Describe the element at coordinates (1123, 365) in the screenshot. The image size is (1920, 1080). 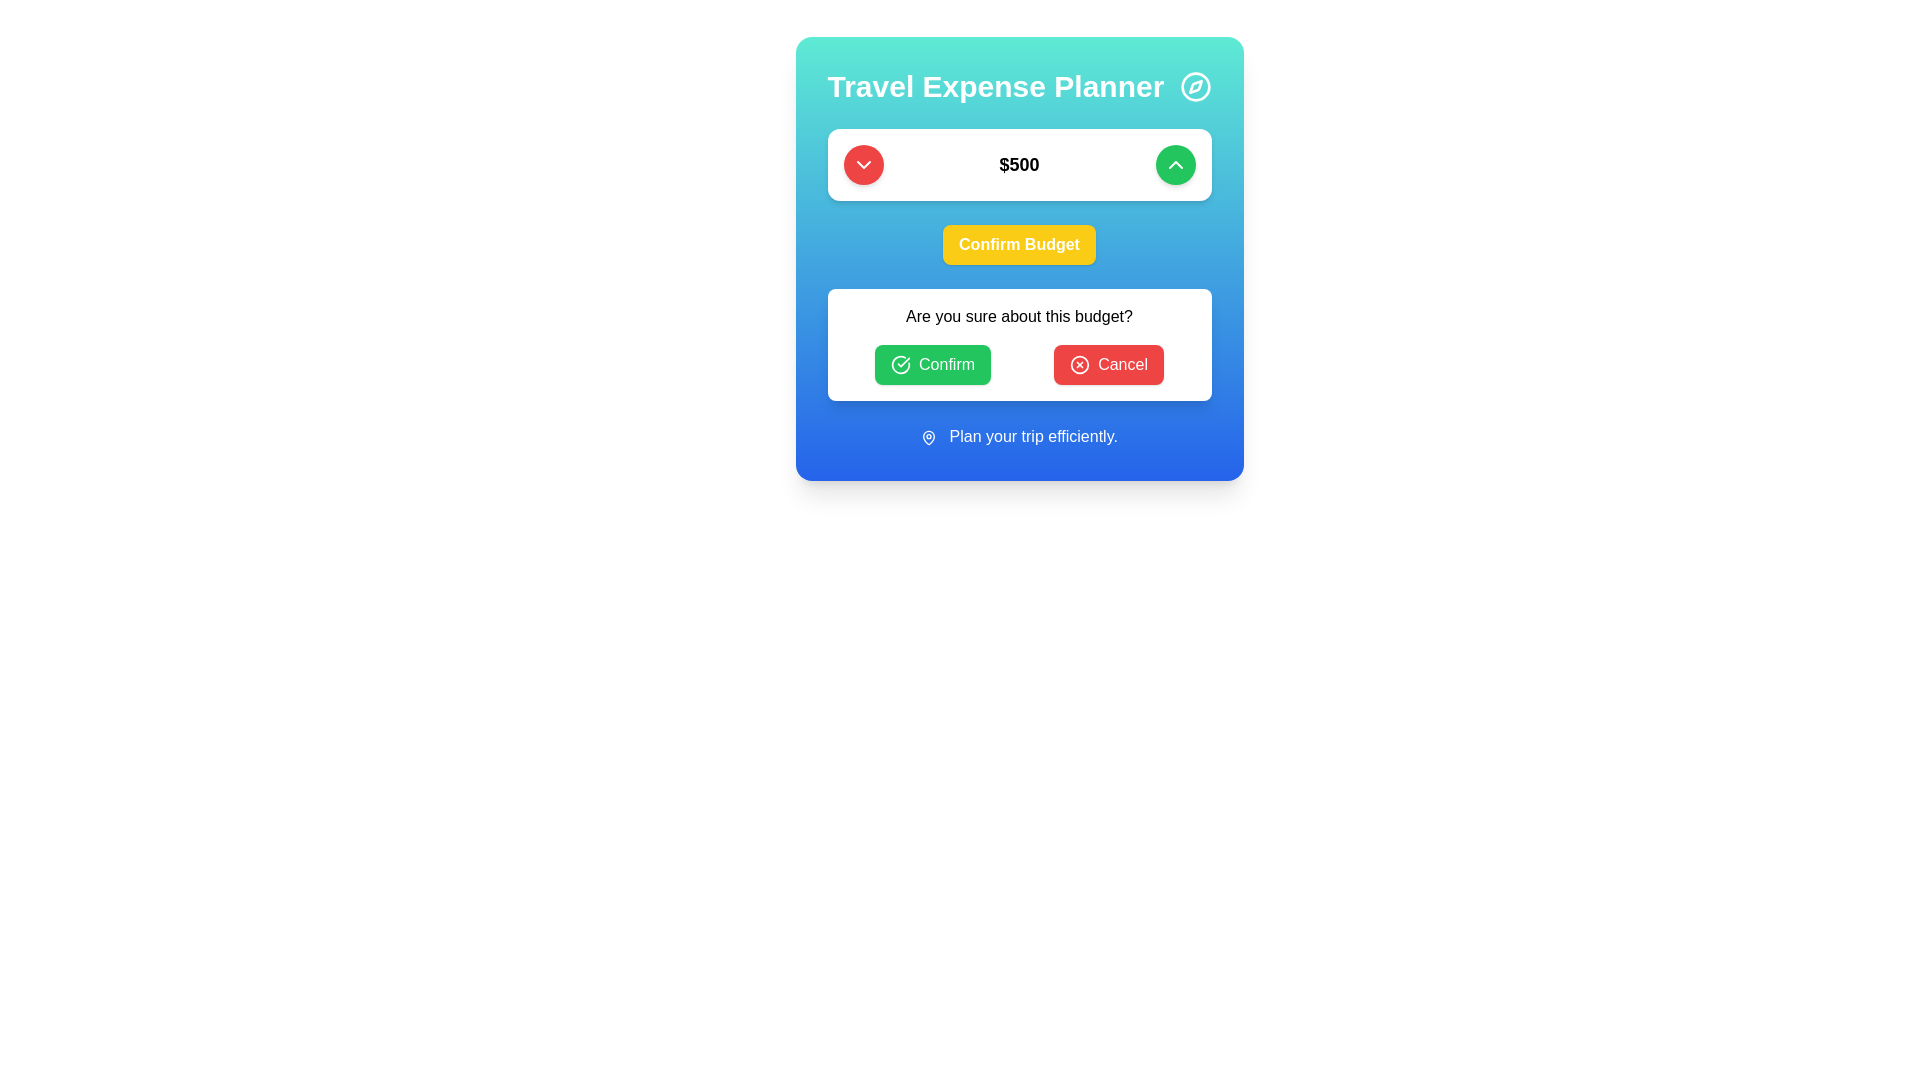
I see `the label within the cancel button located at the bottom section of the dialog box, which indicates the action of canceling a process when clicked` at that location.